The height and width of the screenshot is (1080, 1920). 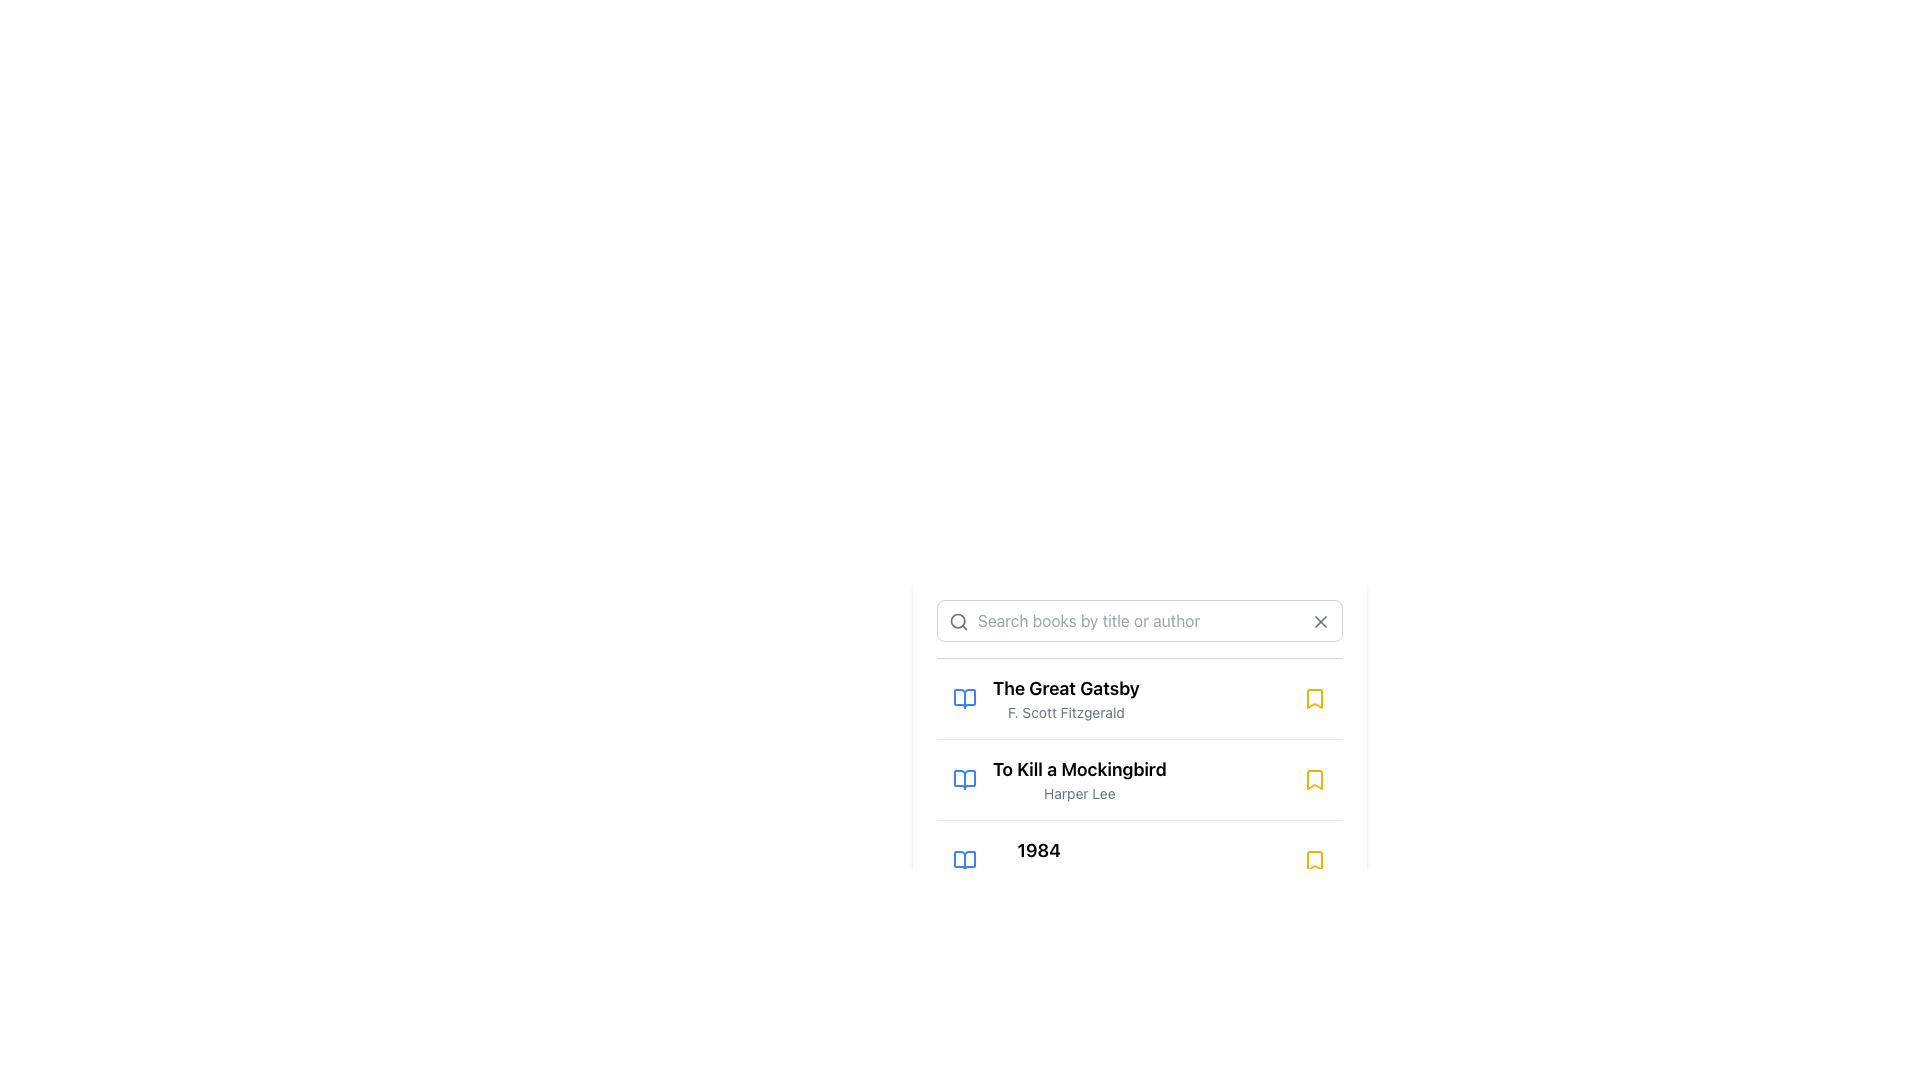 What do you see at coordinates (964, 697) in the screenshot?
I see `the icon representing 'The Great Gatsby', which is the first icon to the left of the item labeled 'The Great Gatsby' in the list` at bounding box center [964, 697].